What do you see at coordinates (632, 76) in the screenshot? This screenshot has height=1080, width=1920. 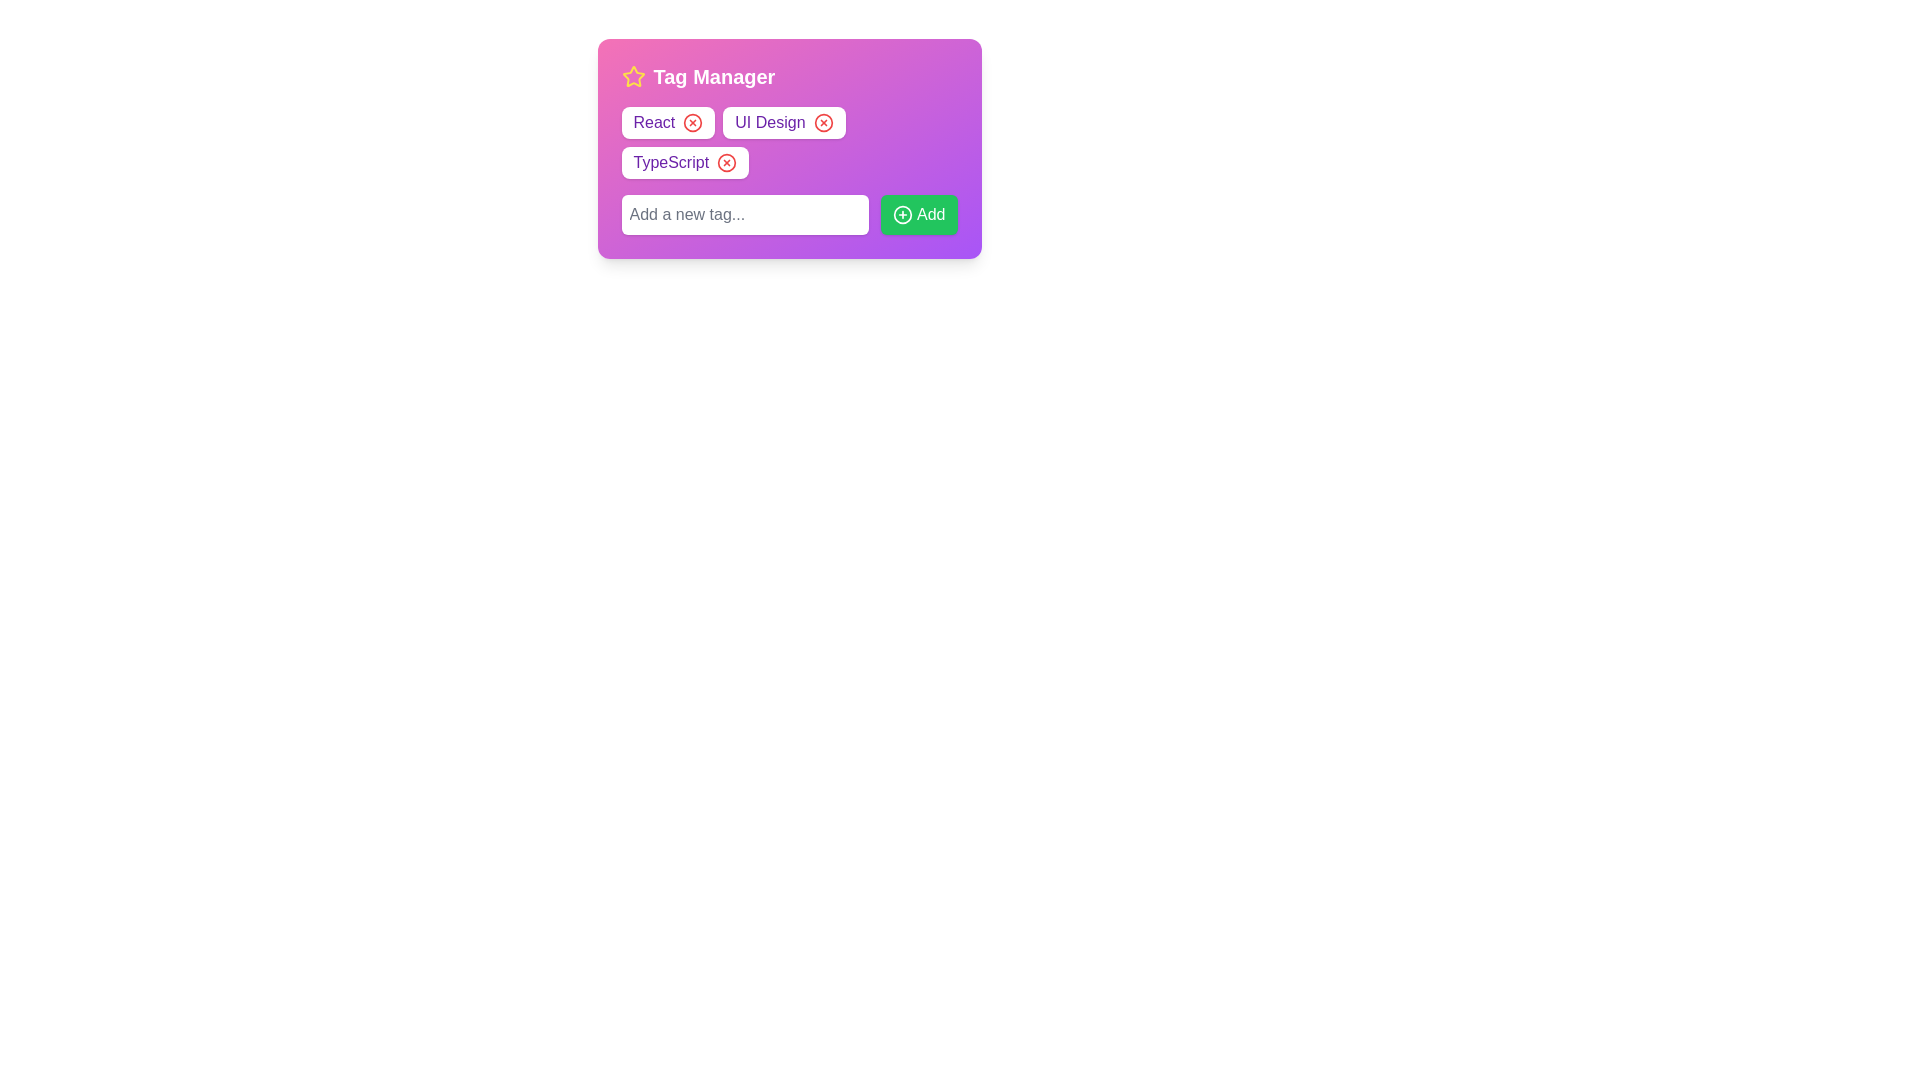 I see `the star icon located to the left of the 'Tag Manager' text in the header section of the widget, which serves to emphasize the title` at bounding box center [632, 76].